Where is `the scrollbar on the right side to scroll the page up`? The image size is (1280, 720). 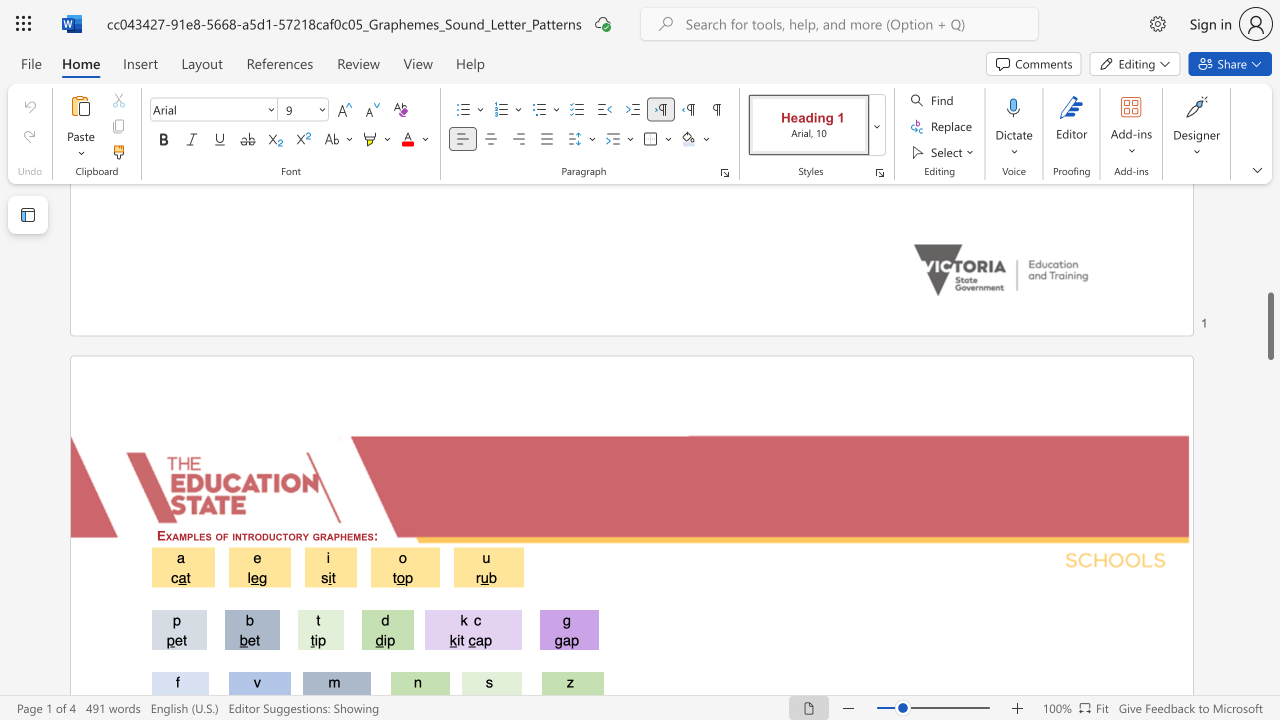
the scrollbar on the right side to scroll the page up is located at coordinates (1269, 220).